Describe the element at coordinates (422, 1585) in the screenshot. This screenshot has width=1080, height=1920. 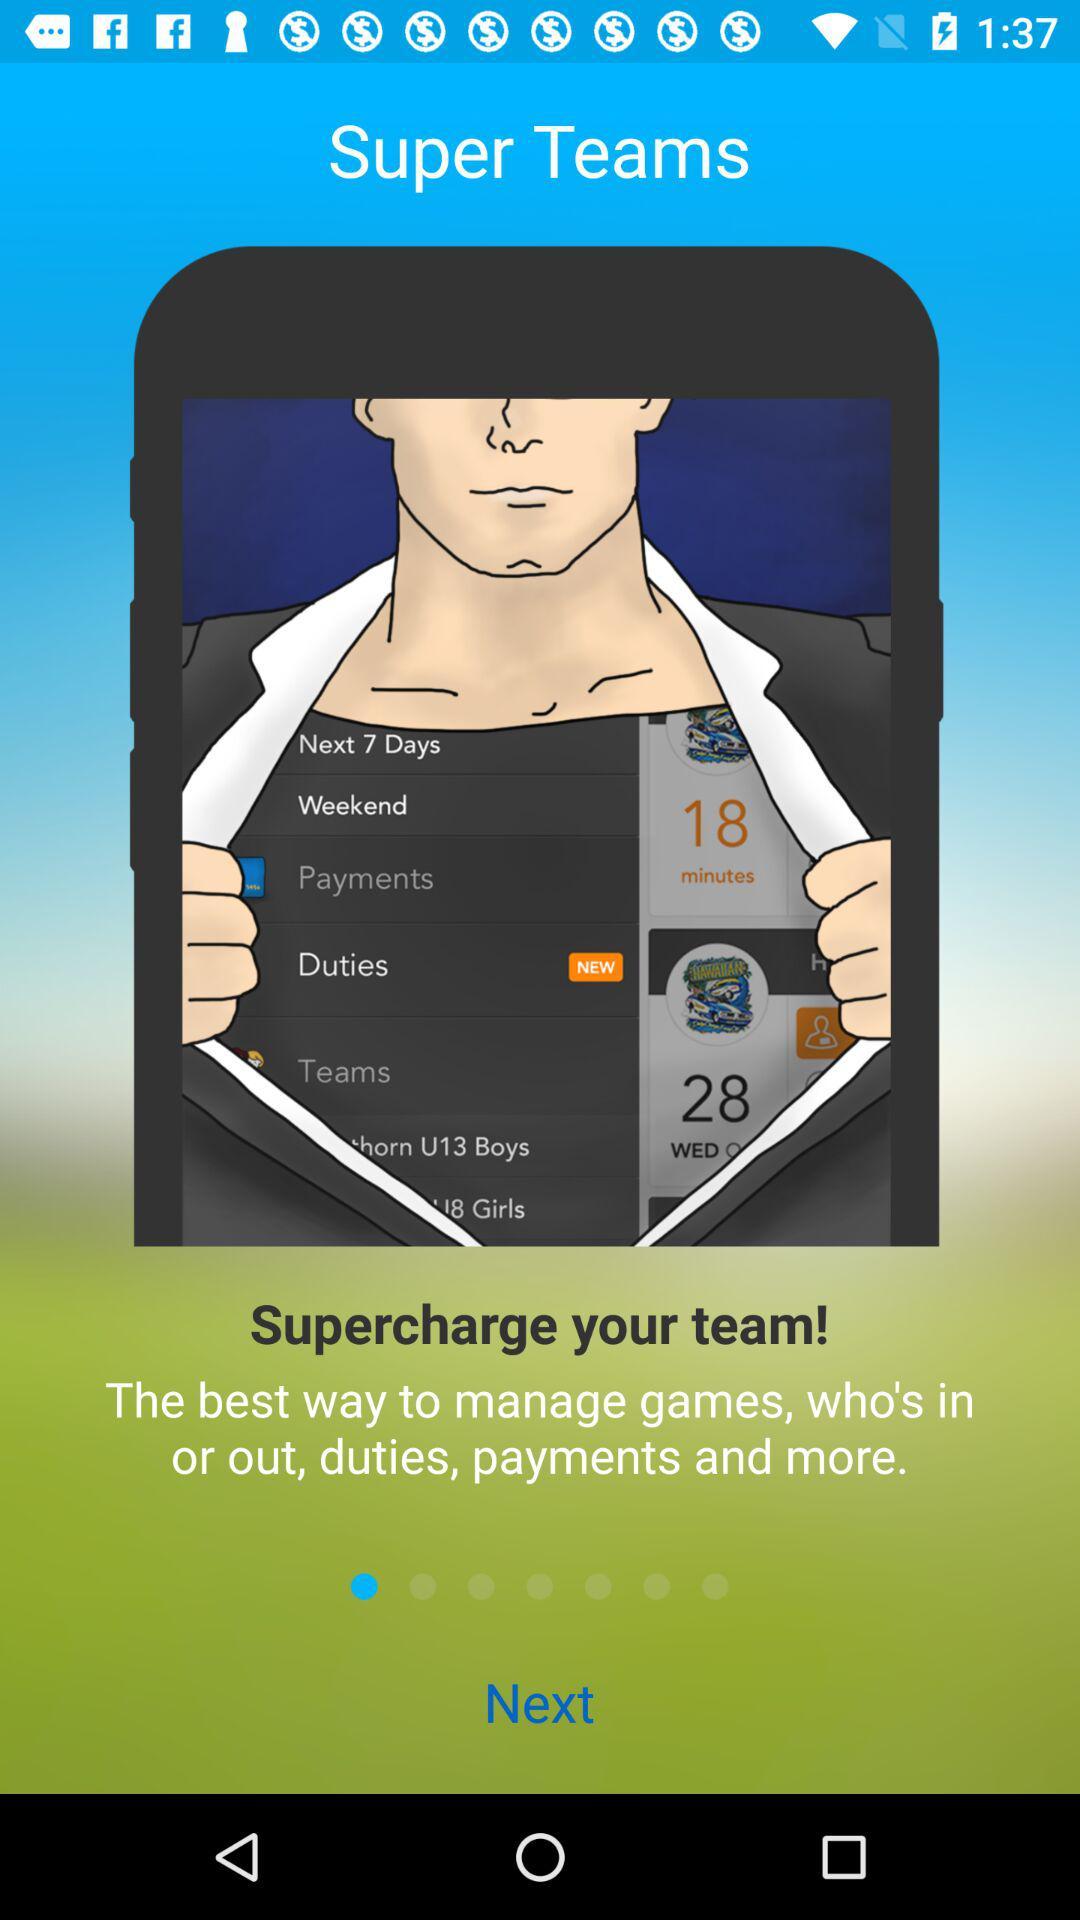
I see `go forward` at that location.